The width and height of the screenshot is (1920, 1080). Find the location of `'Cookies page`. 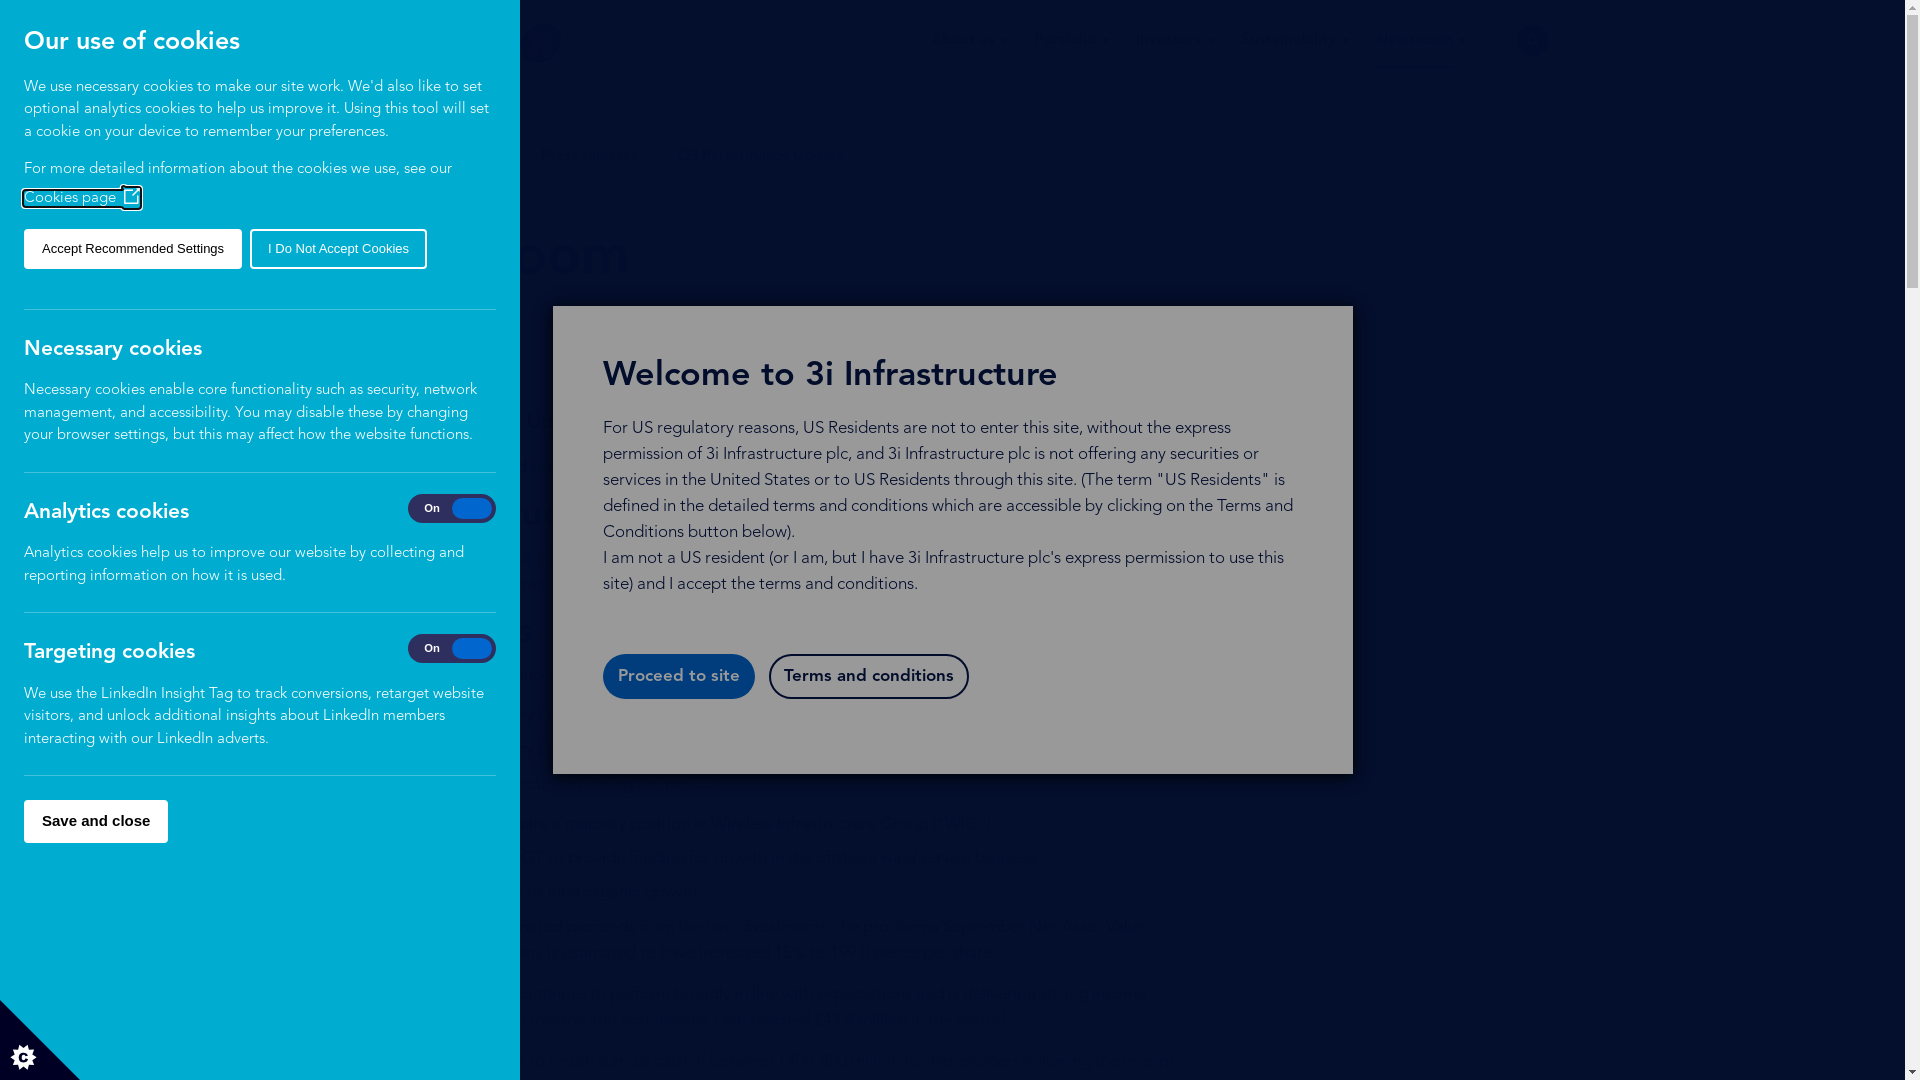

'Cookies page is located at coordinates (80, 197).